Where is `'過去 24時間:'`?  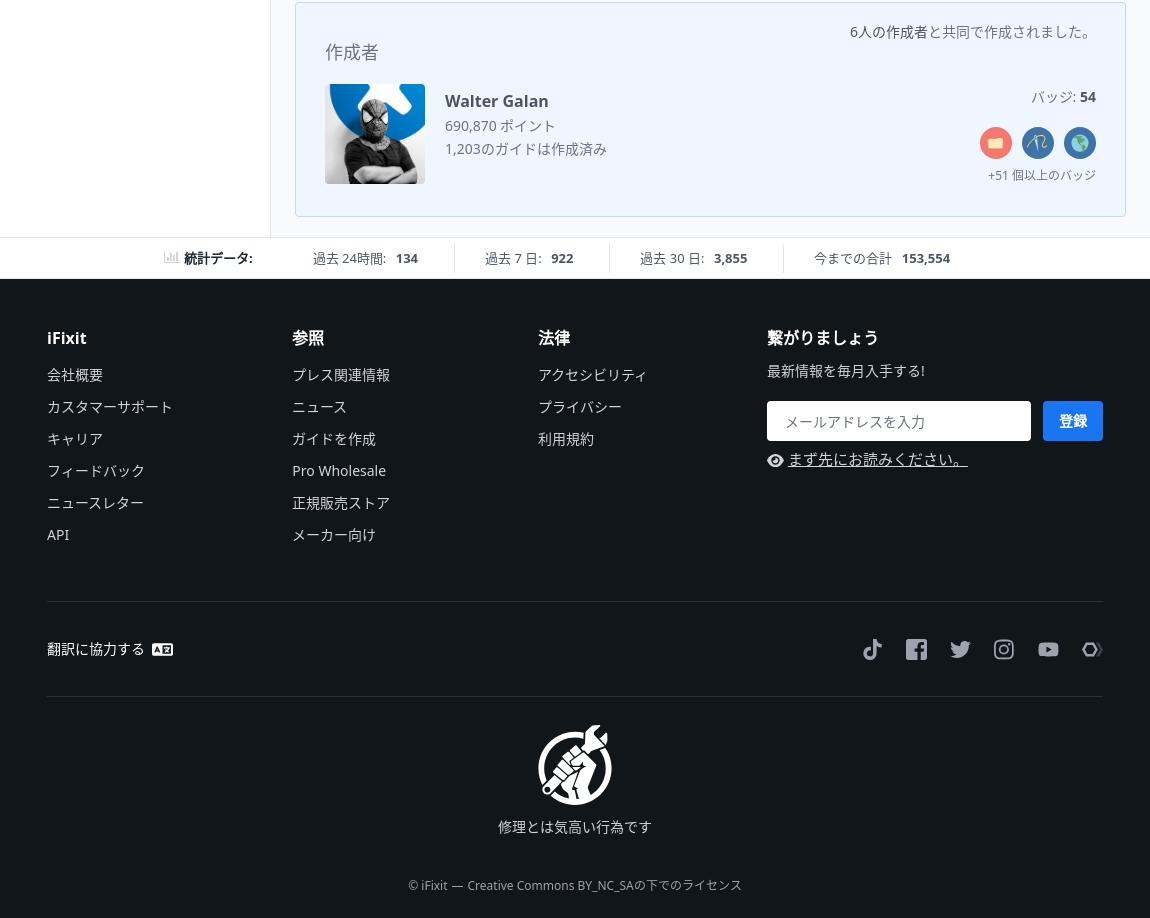 '過去 24時間:' is located at coordinates (349, 256).